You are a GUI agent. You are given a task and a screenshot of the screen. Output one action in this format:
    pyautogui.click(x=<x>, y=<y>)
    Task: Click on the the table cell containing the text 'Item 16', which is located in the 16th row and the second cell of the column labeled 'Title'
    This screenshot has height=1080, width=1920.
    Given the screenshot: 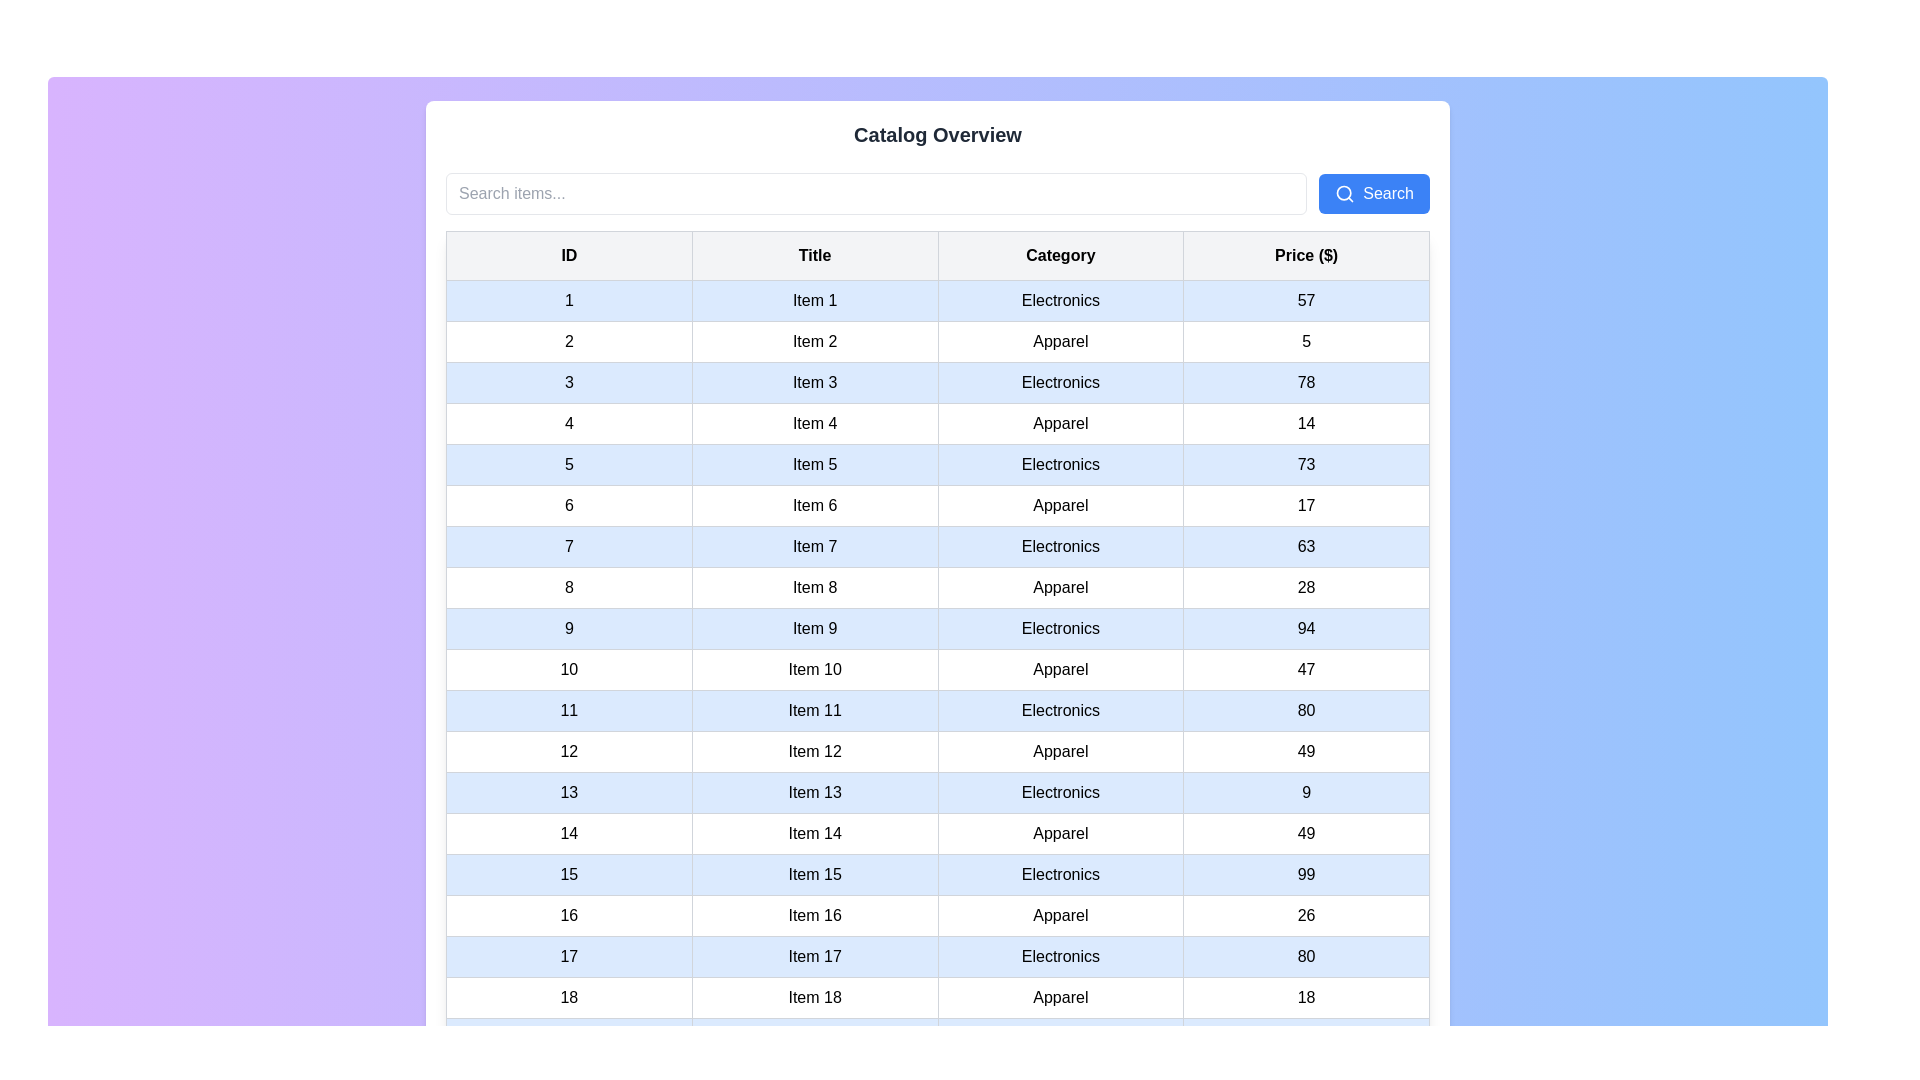 What is the action you would take?
    pyautogui.click(x=815, y=915)
    